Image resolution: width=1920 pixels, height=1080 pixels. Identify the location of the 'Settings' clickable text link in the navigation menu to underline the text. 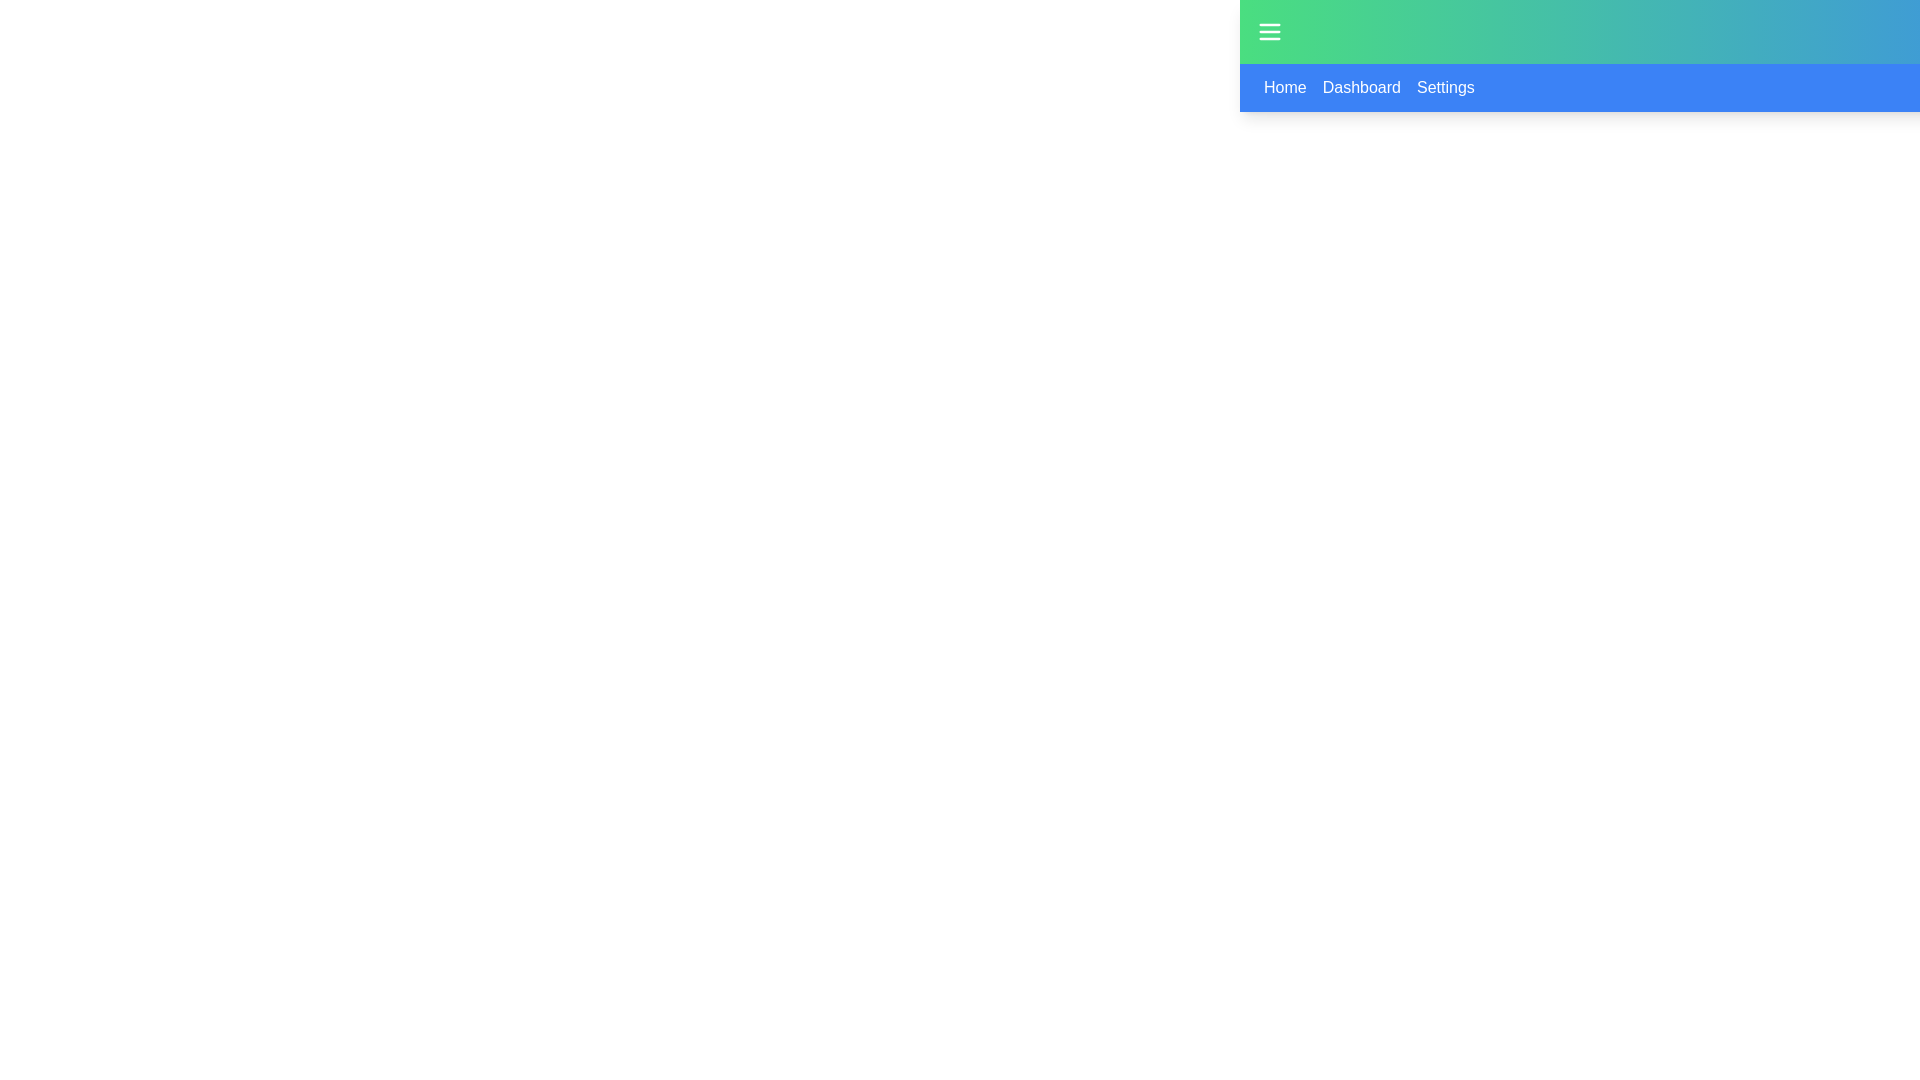
(1445, 87).